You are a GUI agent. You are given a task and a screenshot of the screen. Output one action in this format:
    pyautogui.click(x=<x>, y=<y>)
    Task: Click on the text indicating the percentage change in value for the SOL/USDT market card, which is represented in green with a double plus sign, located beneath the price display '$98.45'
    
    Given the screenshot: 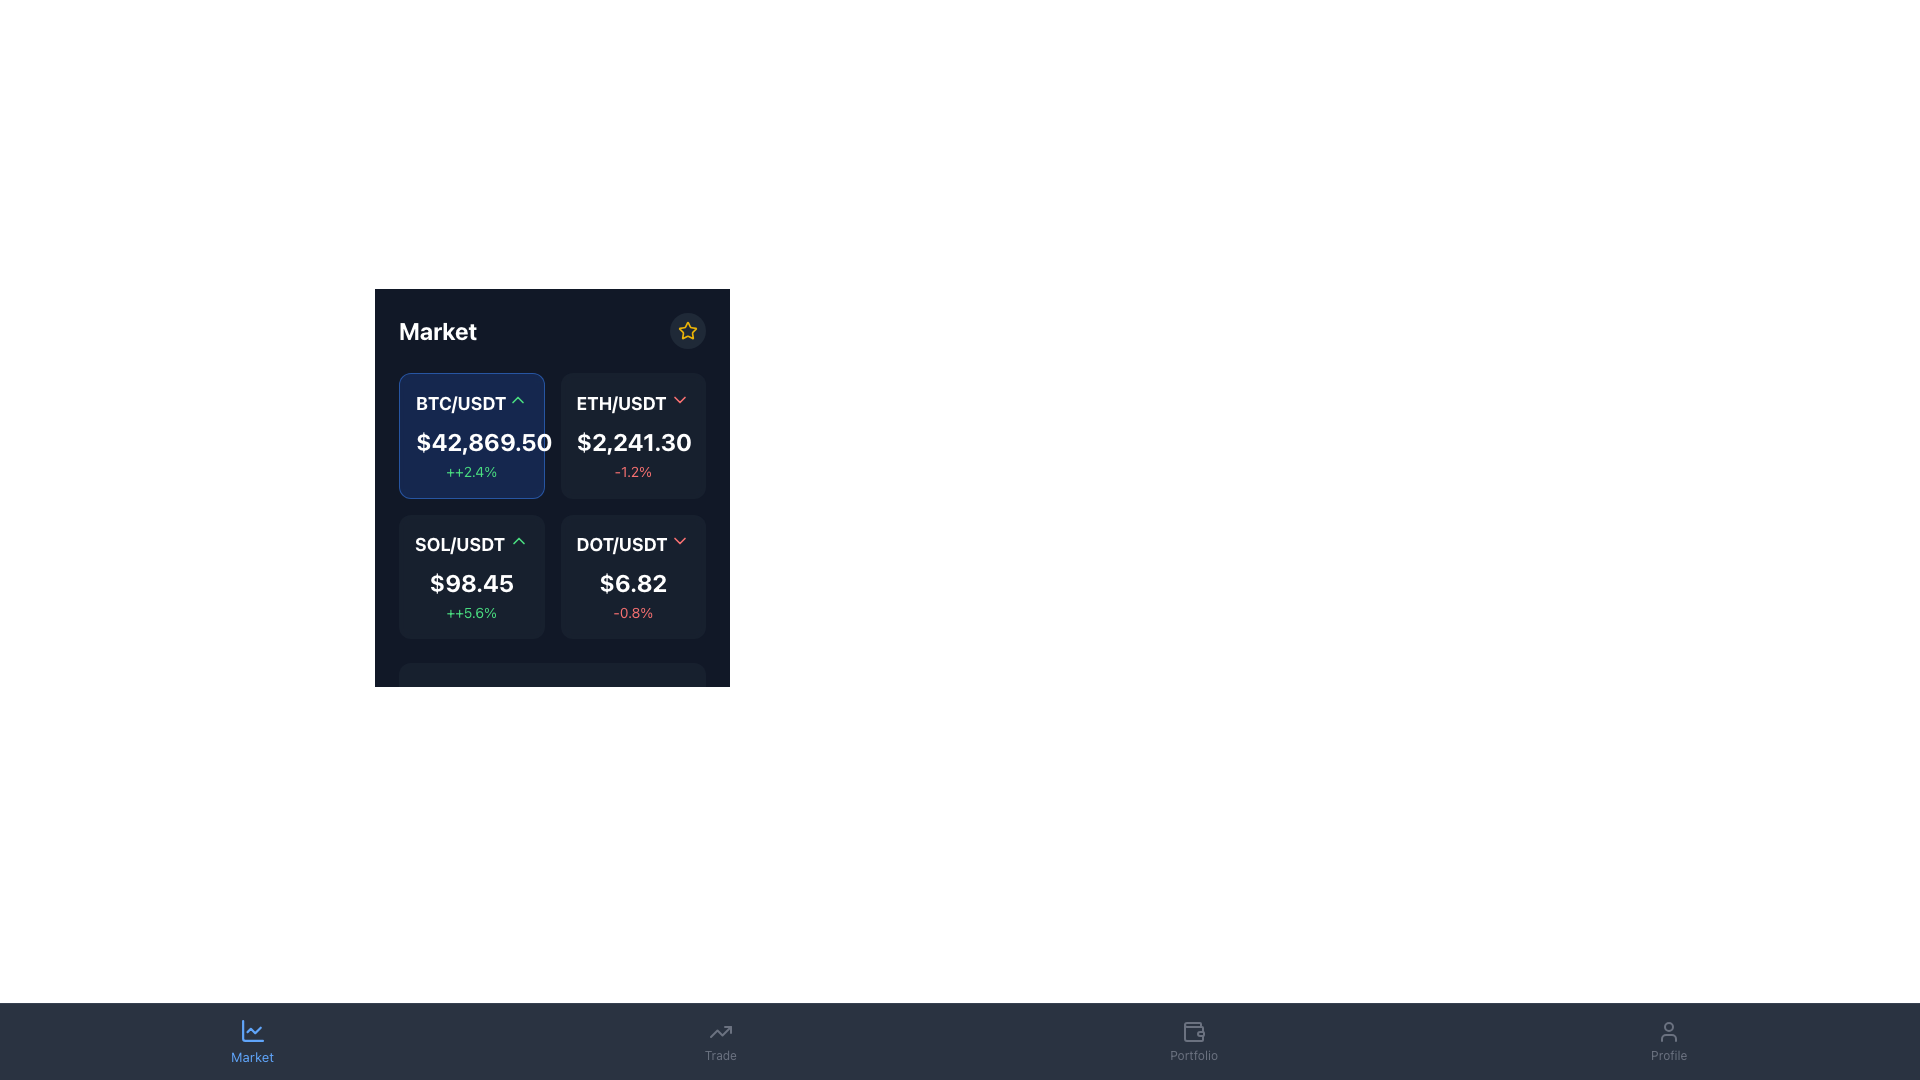 What is the action you would take?
    pyautogui.click(x=470, y=612)
    